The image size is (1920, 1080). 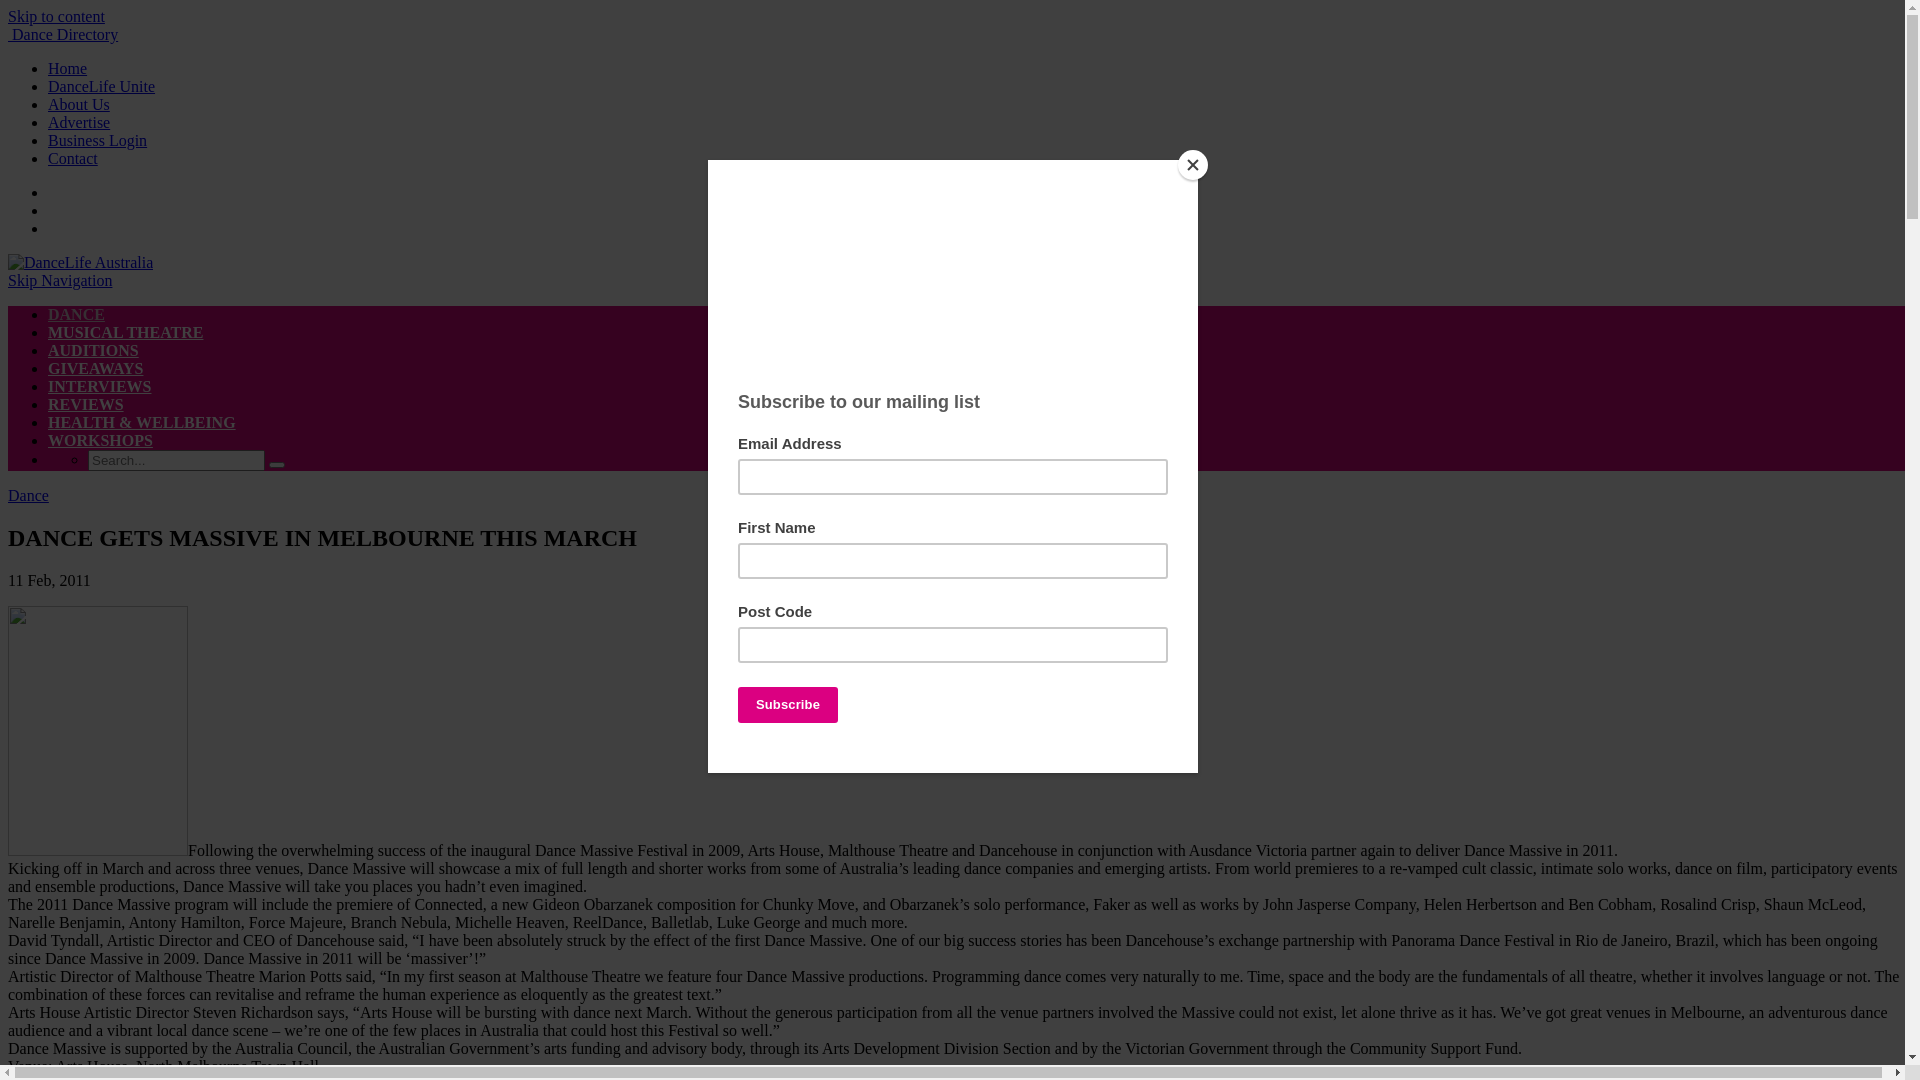 I want to click on 'GIVEAWAYS', so click(x=94, y=368).